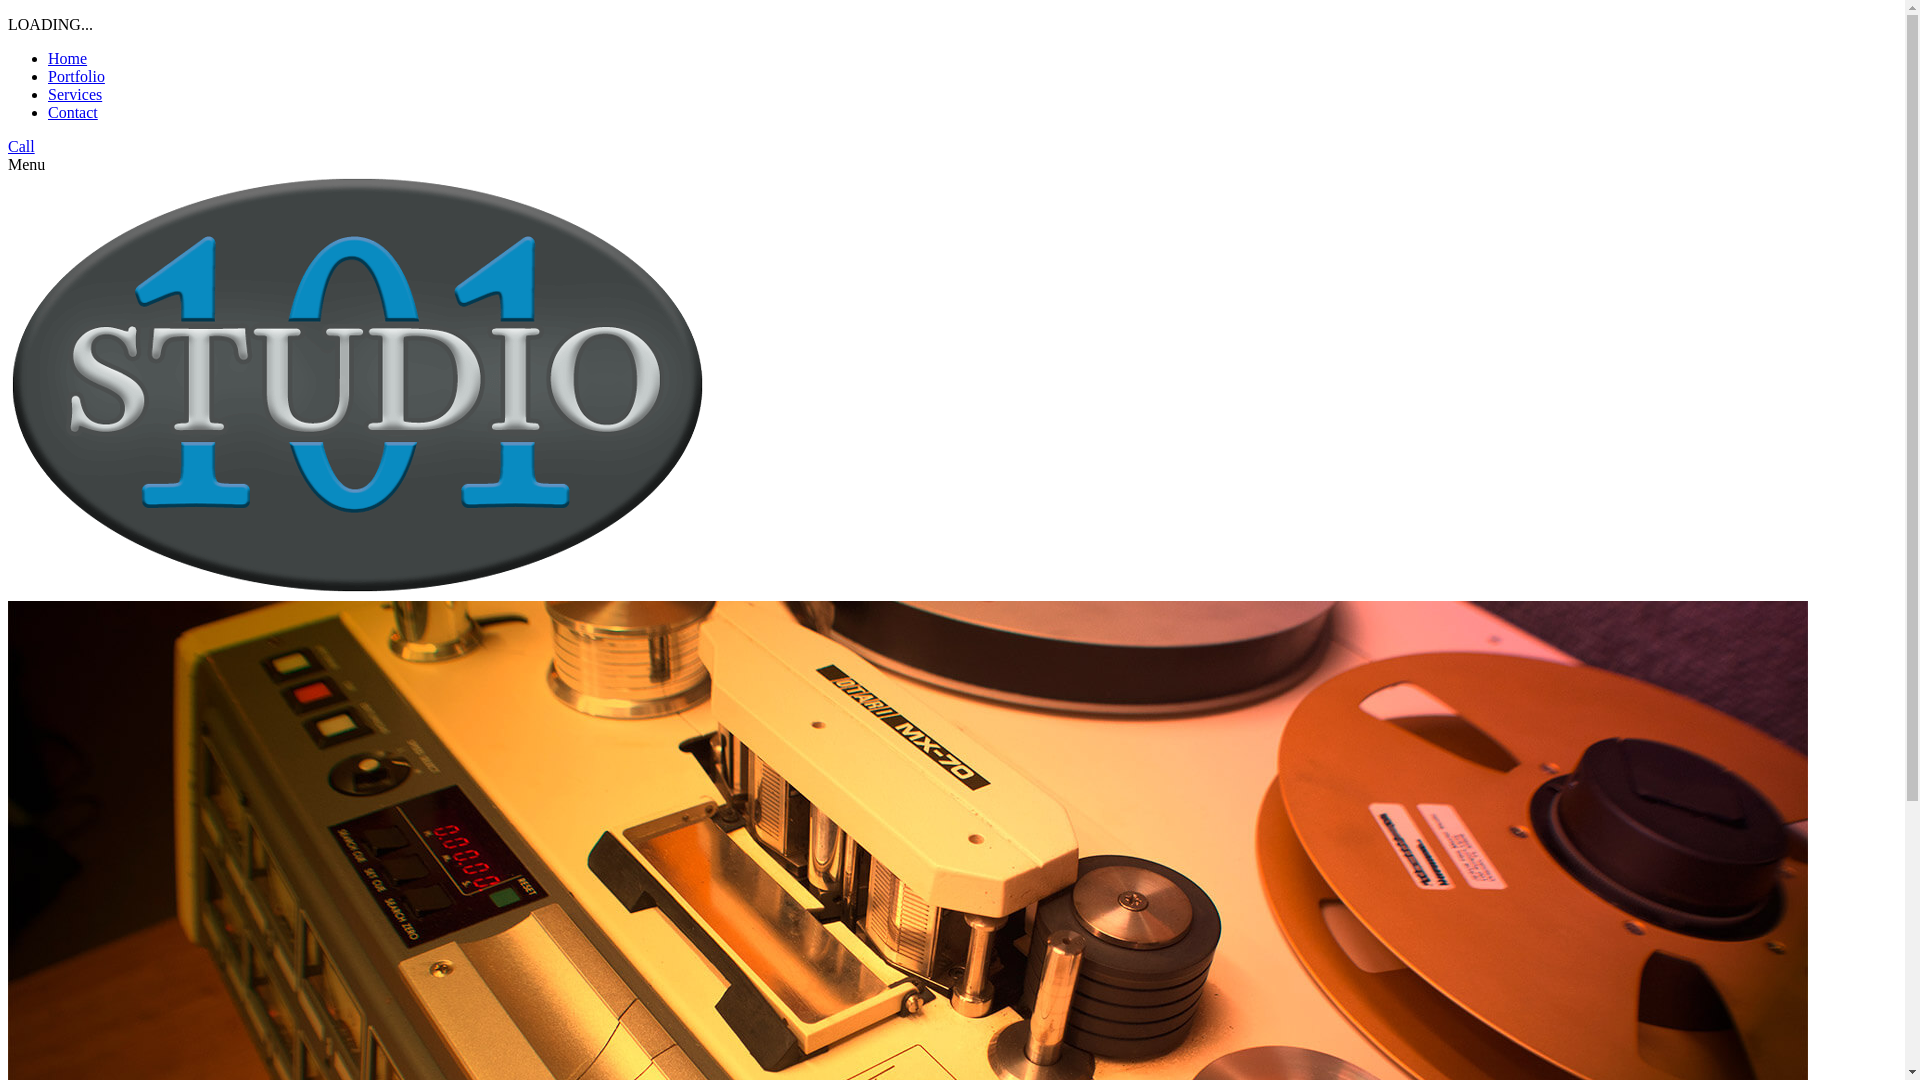 Image resolution: width=1920 pixels, height=1080 pixels. What do you see at coordinates (76, 75) in the screenshot?
I see `'Portfolio'` at bounding box center [76, 75].